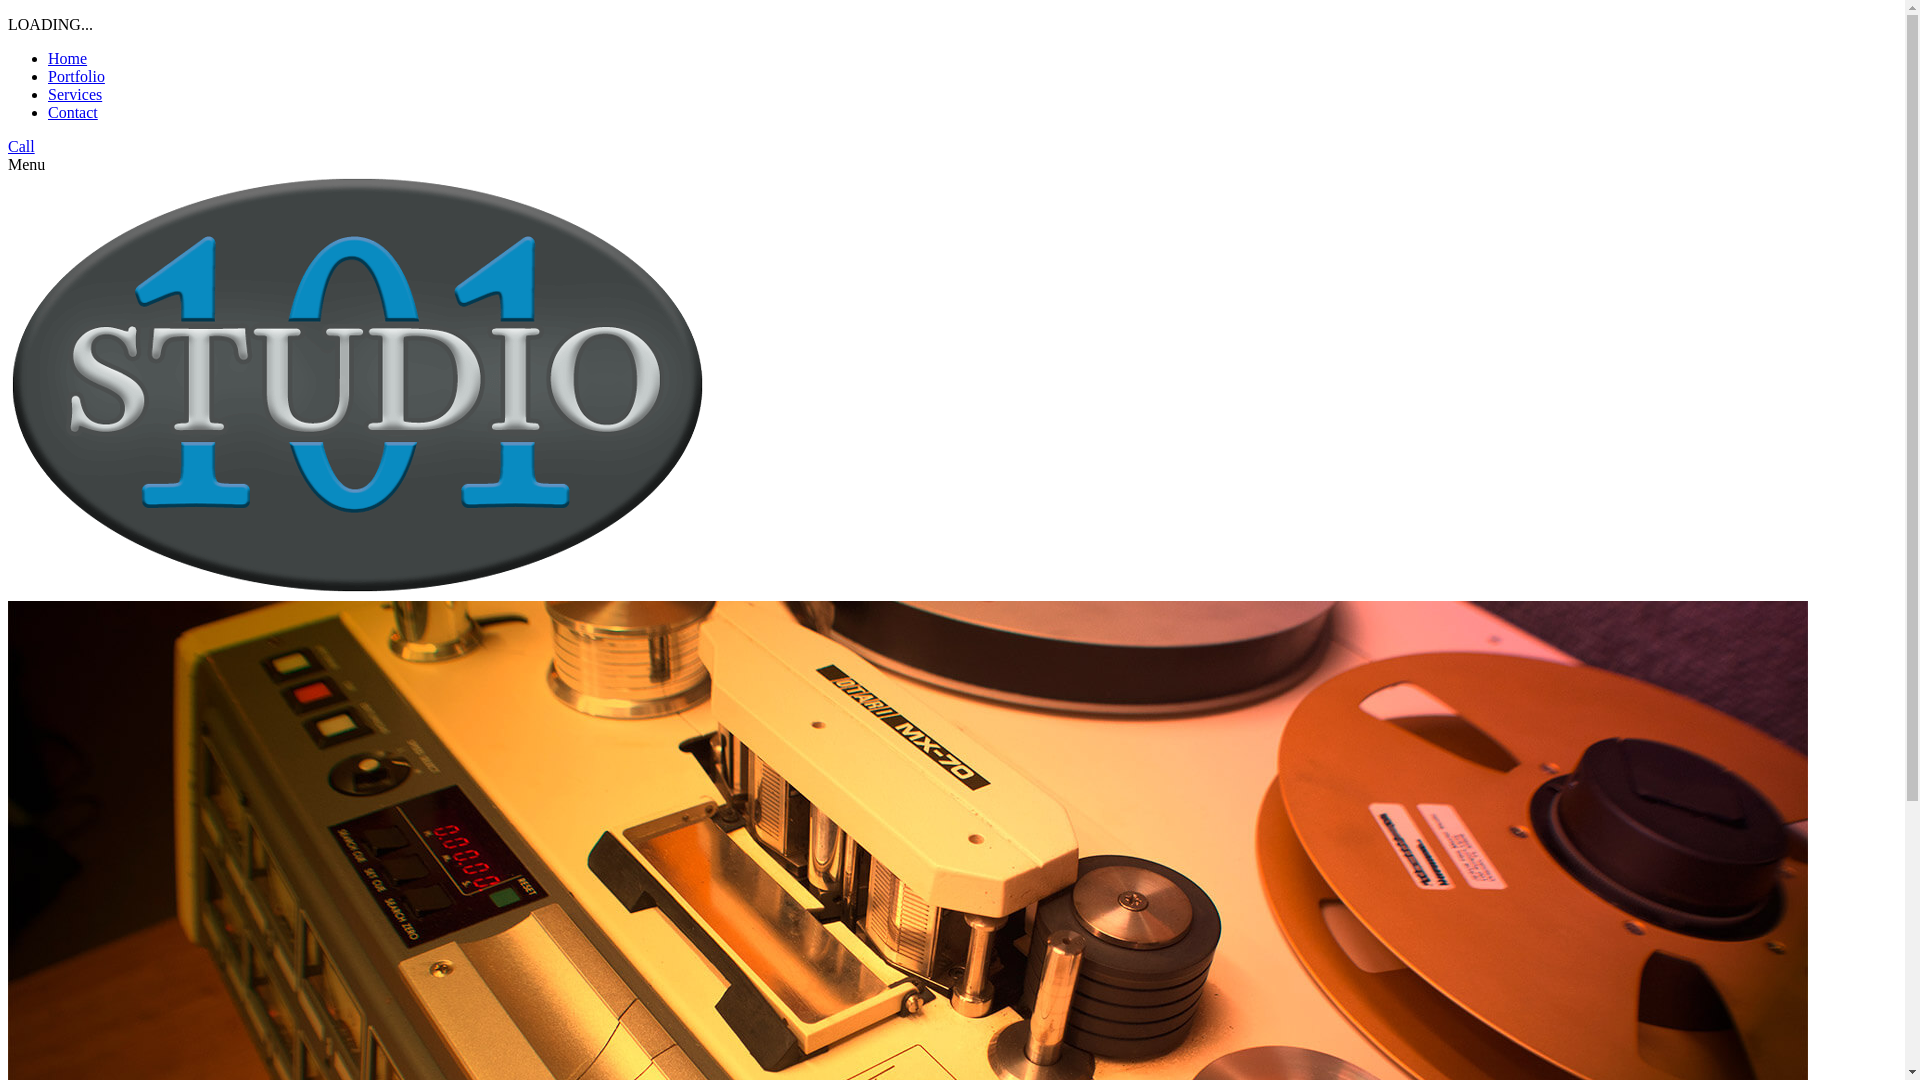 Image resolution: width=1920 pixels, height=1080 pixels. What do you see at coordinates (76, 75) in the screenshot?
I see `'Portfolio'` at bounding box center [76, 75].